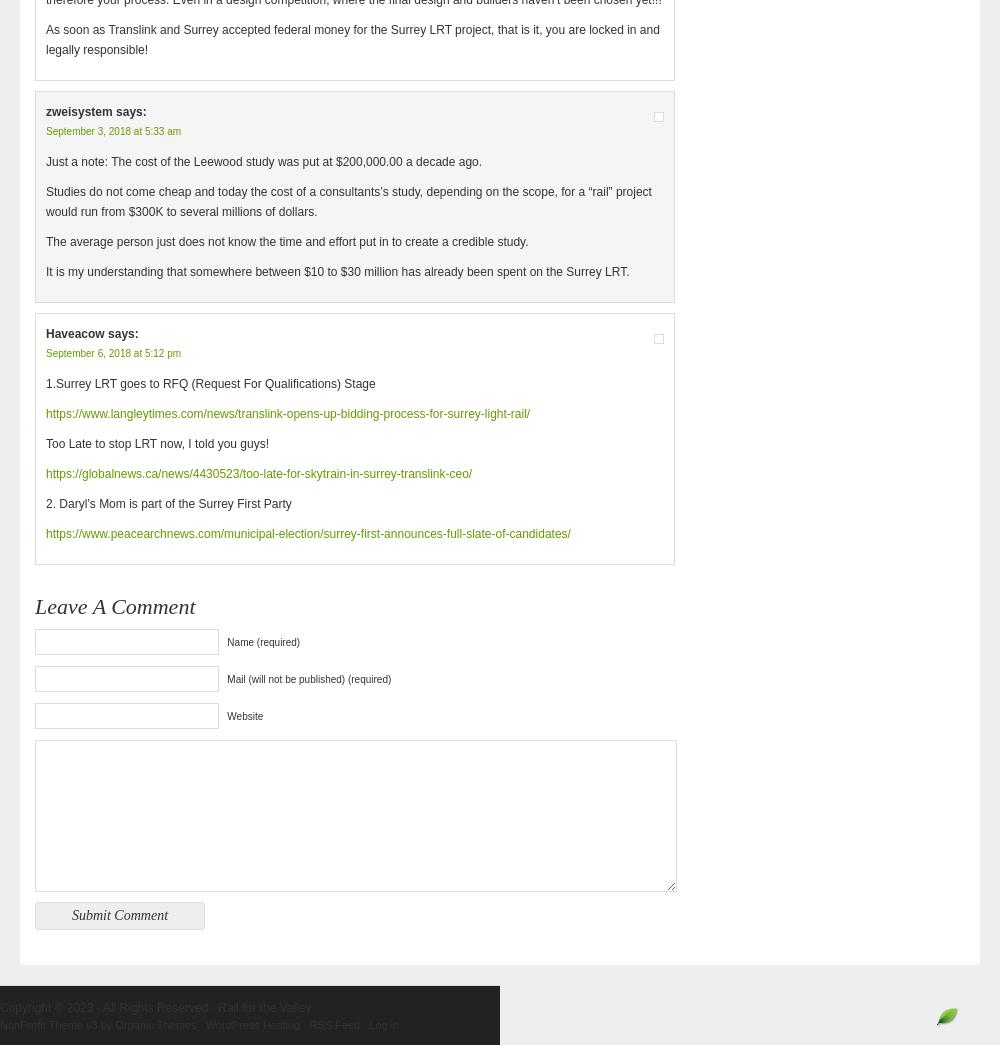 Image resolution: width=1000 pixels, height=1045 pixels. Describe the element at coordinates (112, 352) in the screenshot. I see `'September 6, 2018 at 5:12 pm'` at that location.